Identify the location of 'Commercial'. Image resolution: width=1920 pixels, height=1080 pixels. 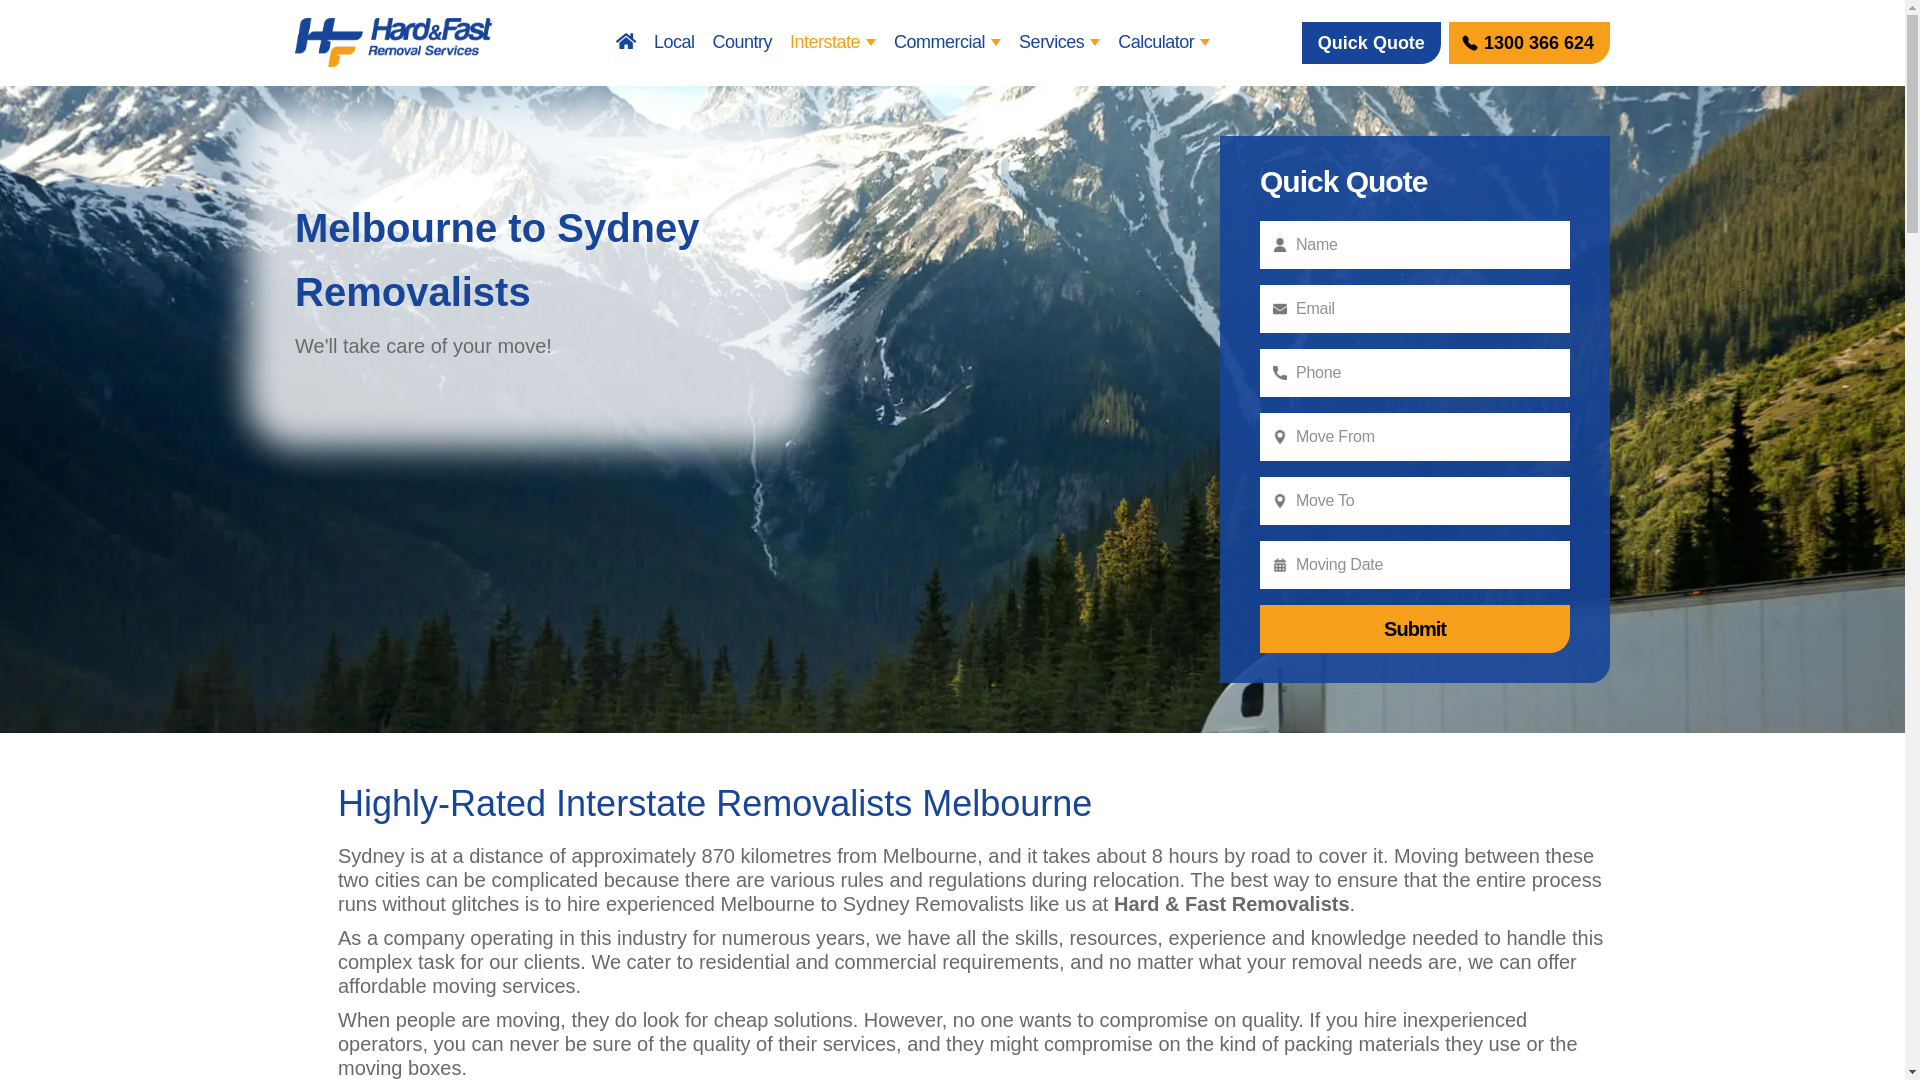
(946, 42).